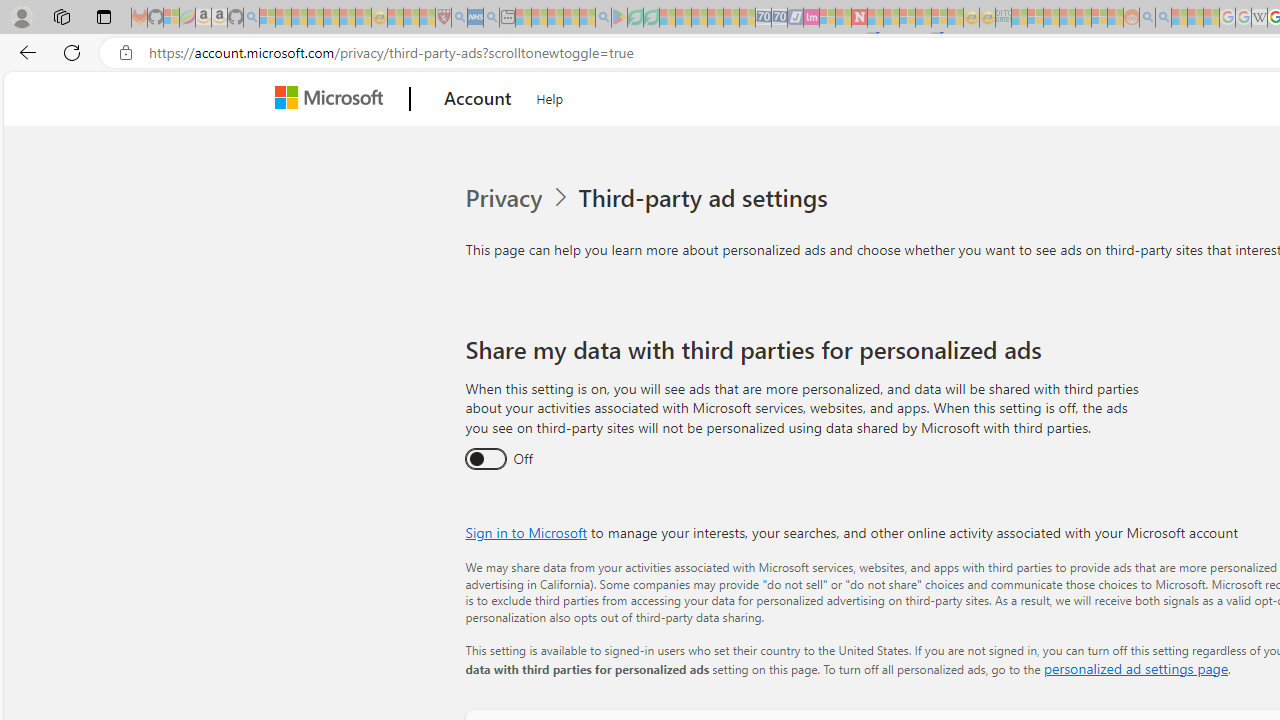 The image size is (1280, 720). I want to click on 'Third-party ad settings', so click(707, 198).